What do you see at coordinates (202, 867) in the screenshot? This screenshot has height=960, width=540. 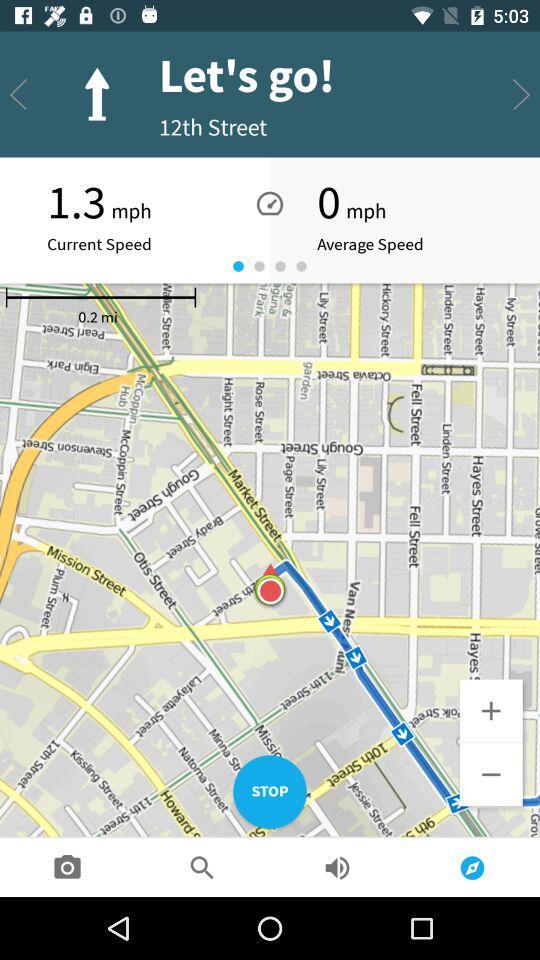 I see `search icon` at bounding box center [202, 867].